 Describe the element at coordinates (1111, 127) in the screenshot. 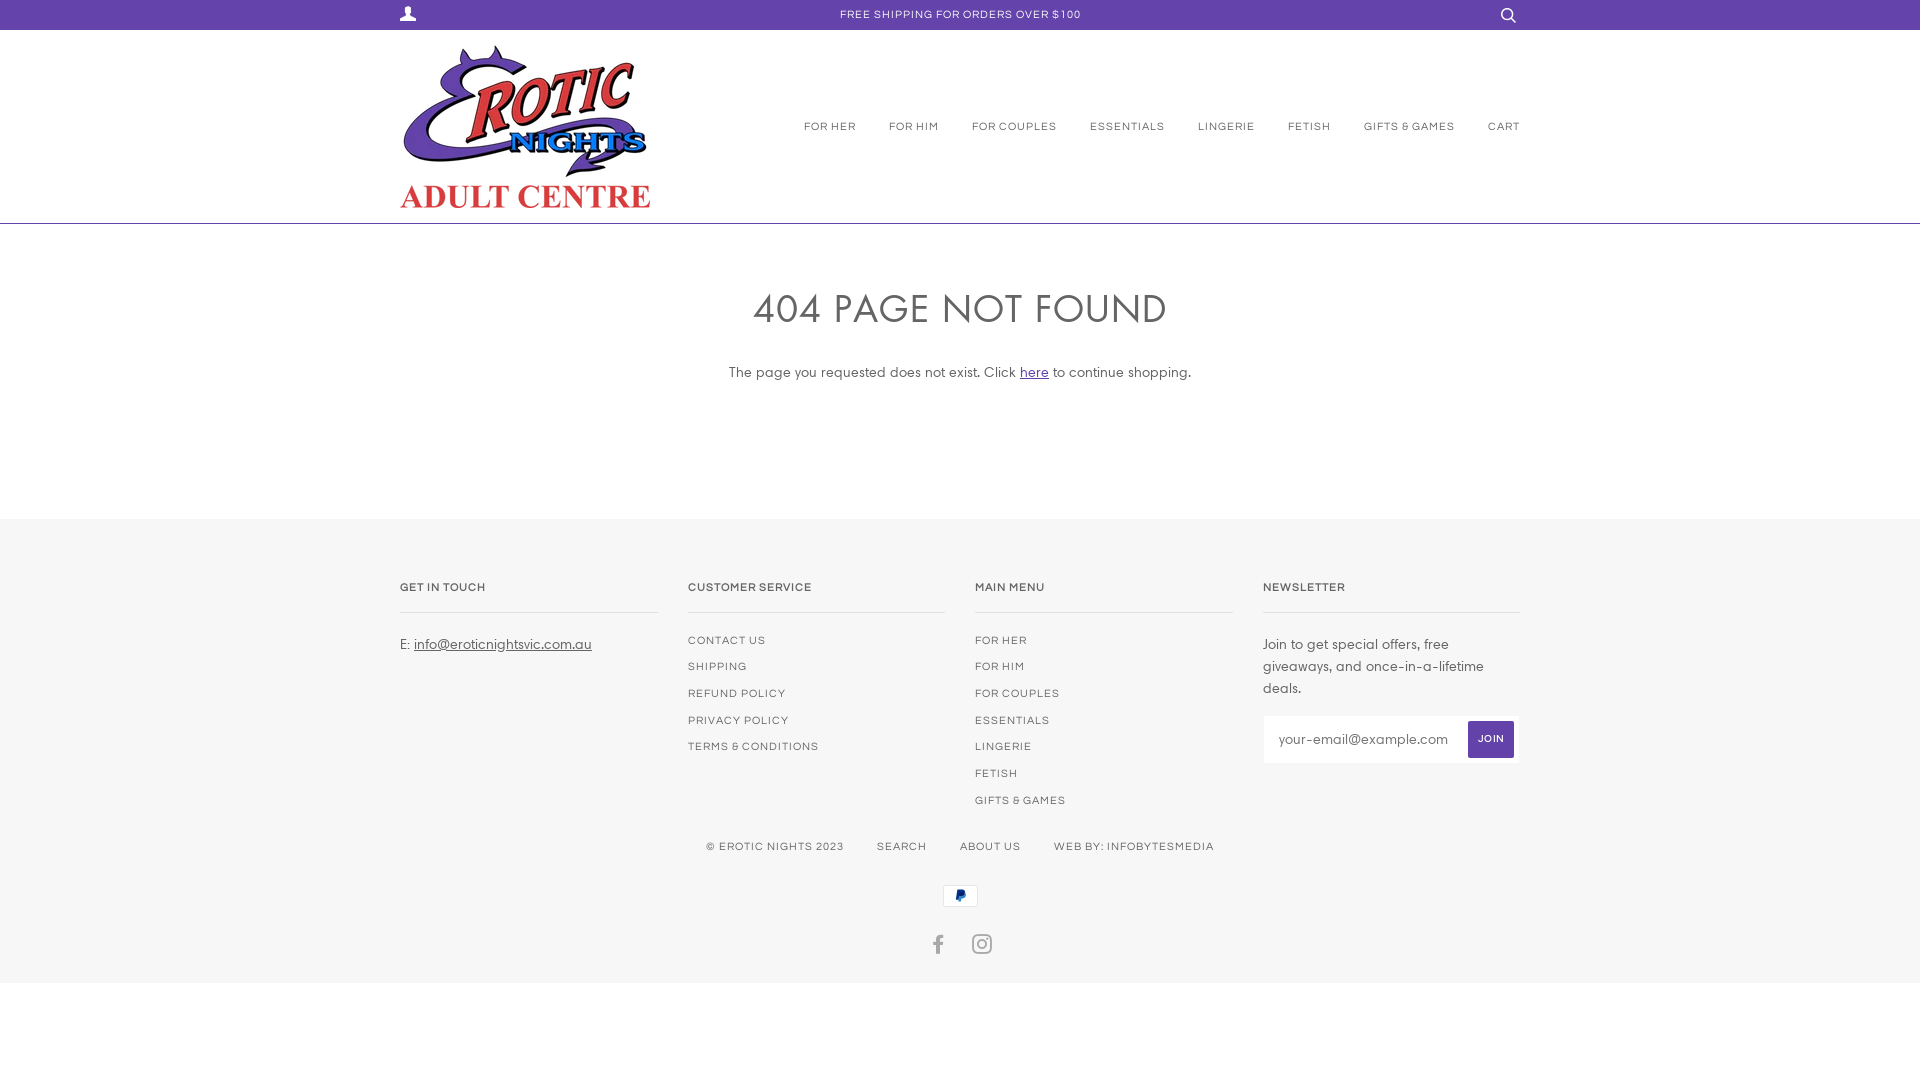

I see `'ESSENTIALS'` at that location.